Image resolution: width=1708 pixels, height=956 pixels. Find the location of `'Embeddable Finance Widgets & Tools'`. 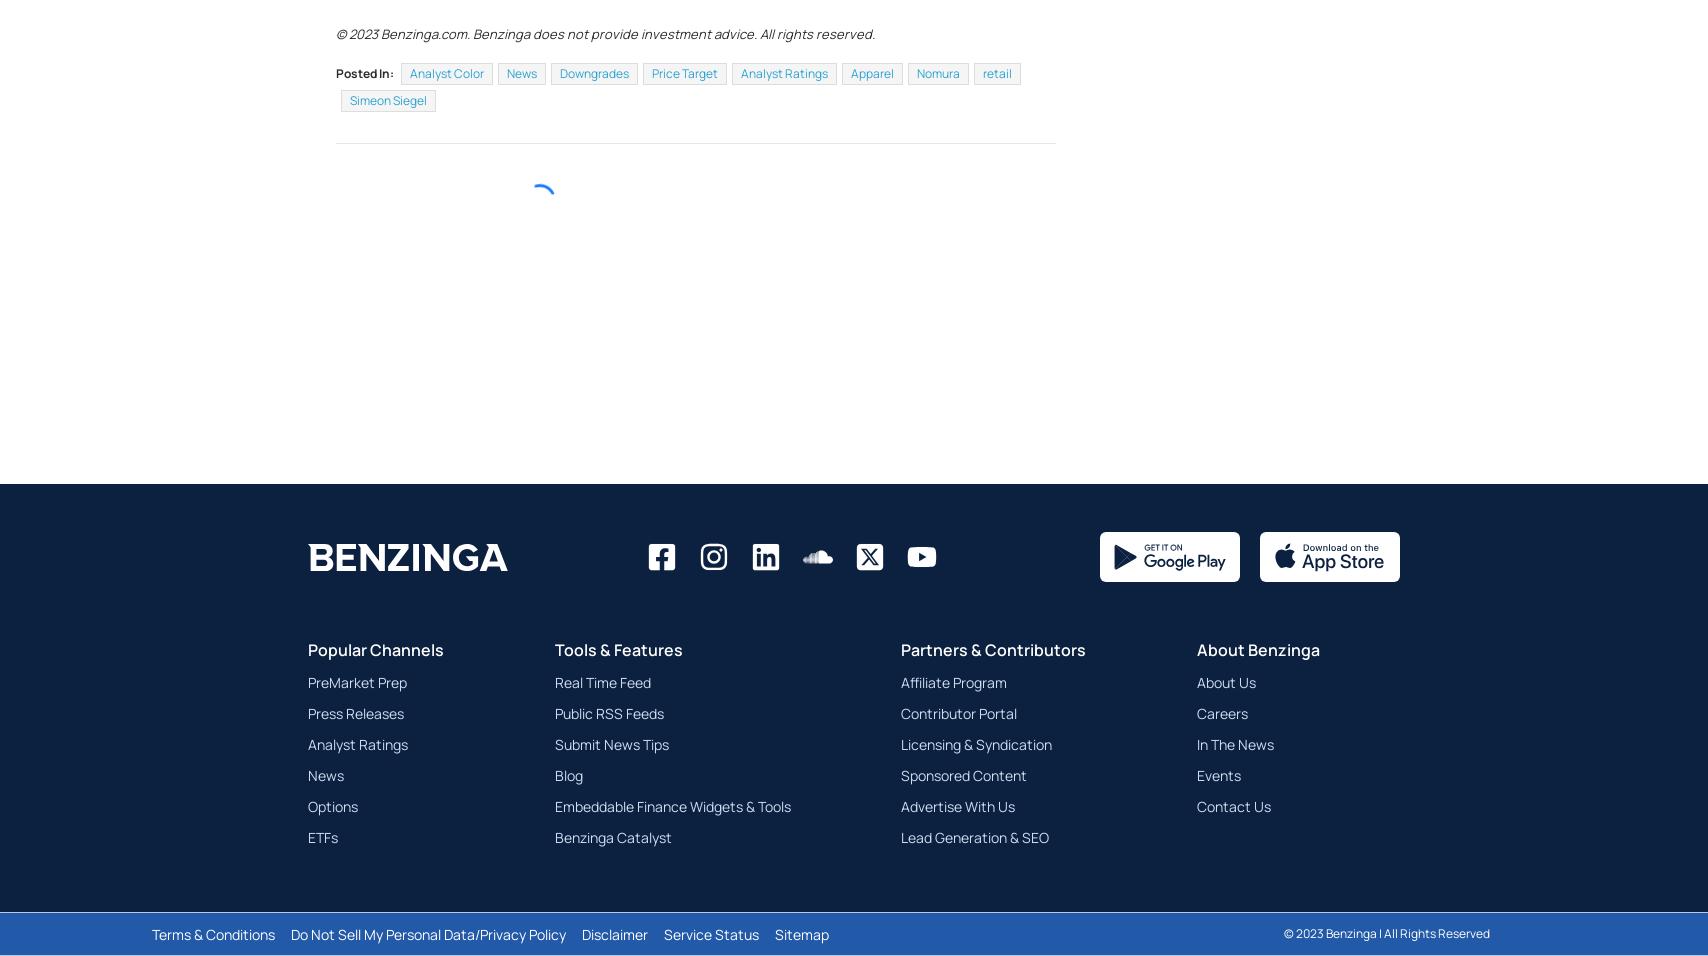

'Embeddable Finance Widgets & Tools' is located at coordinates (671, 854).